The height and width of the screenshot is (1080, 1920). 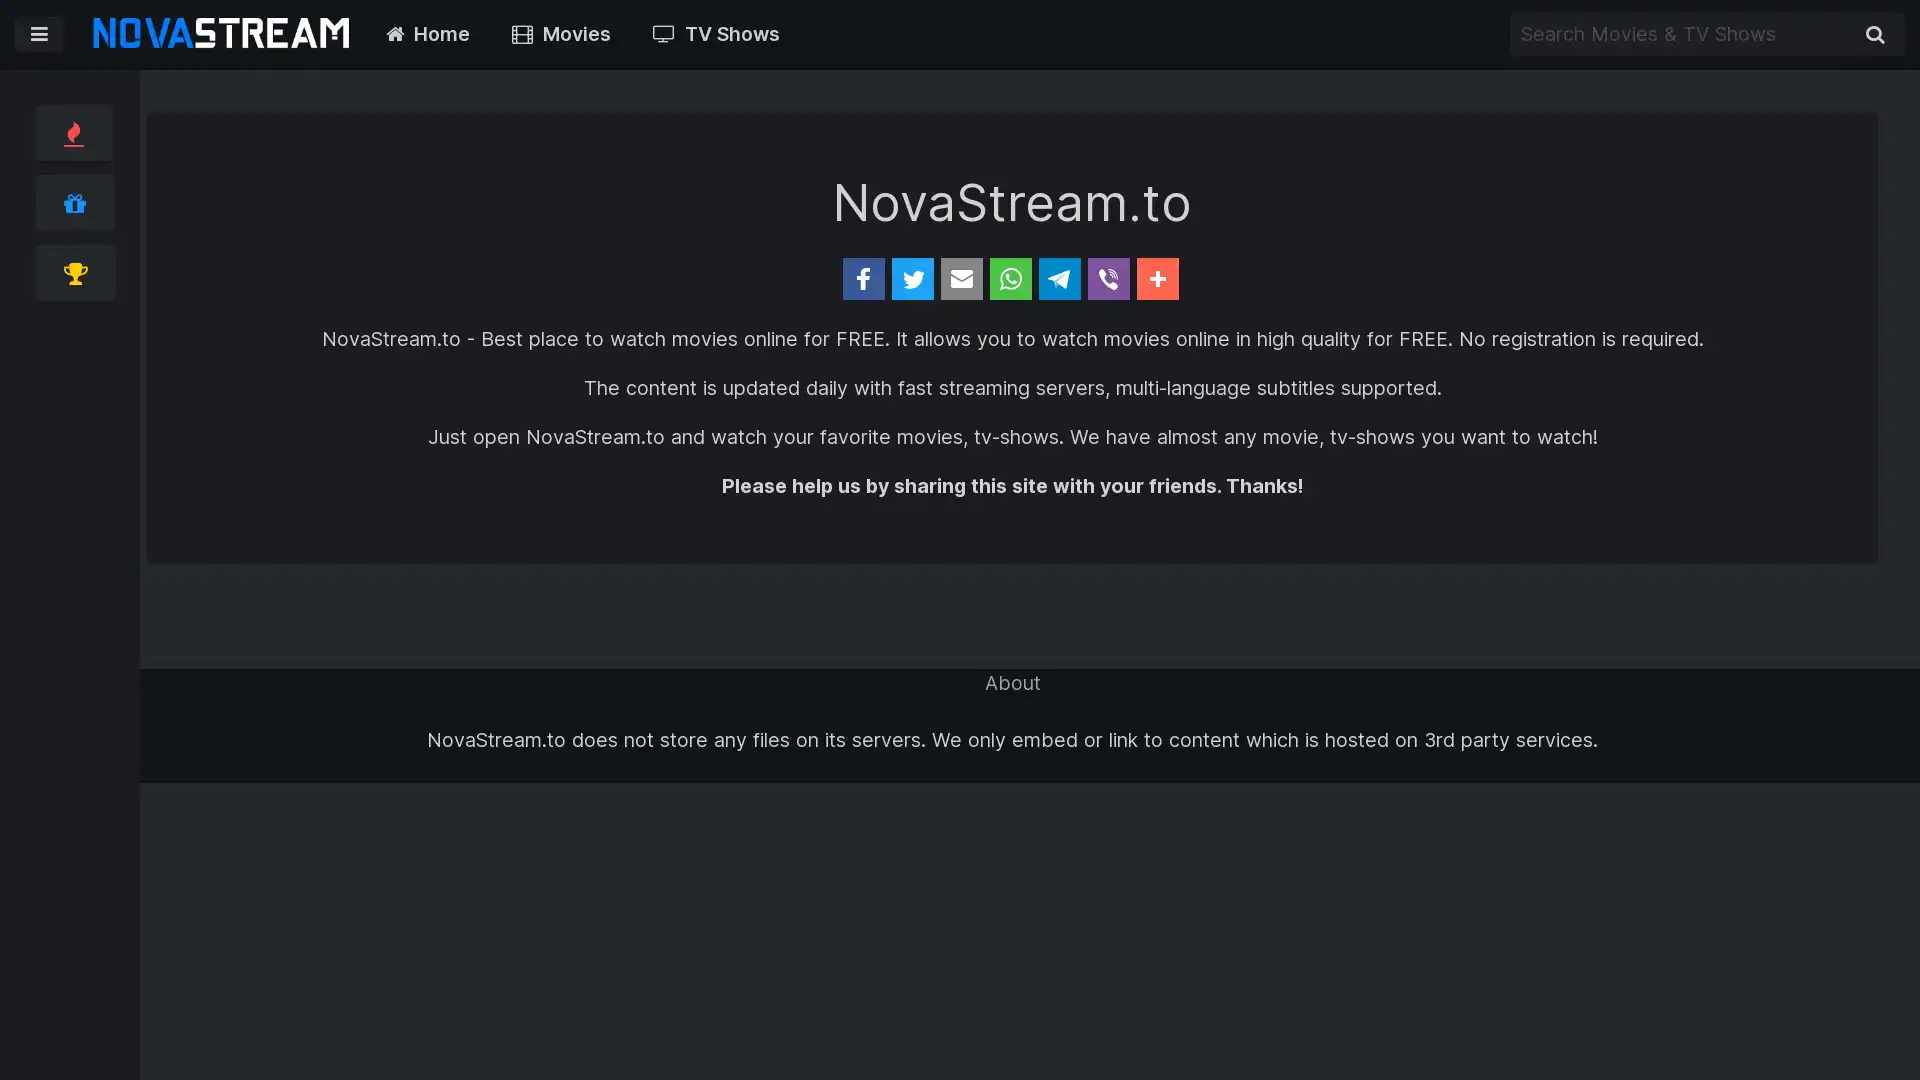 What do you see at coordinates (696, 278) in the screenshot?
I see `Share to Facebook Facebook` at bounding box center [696, 278].